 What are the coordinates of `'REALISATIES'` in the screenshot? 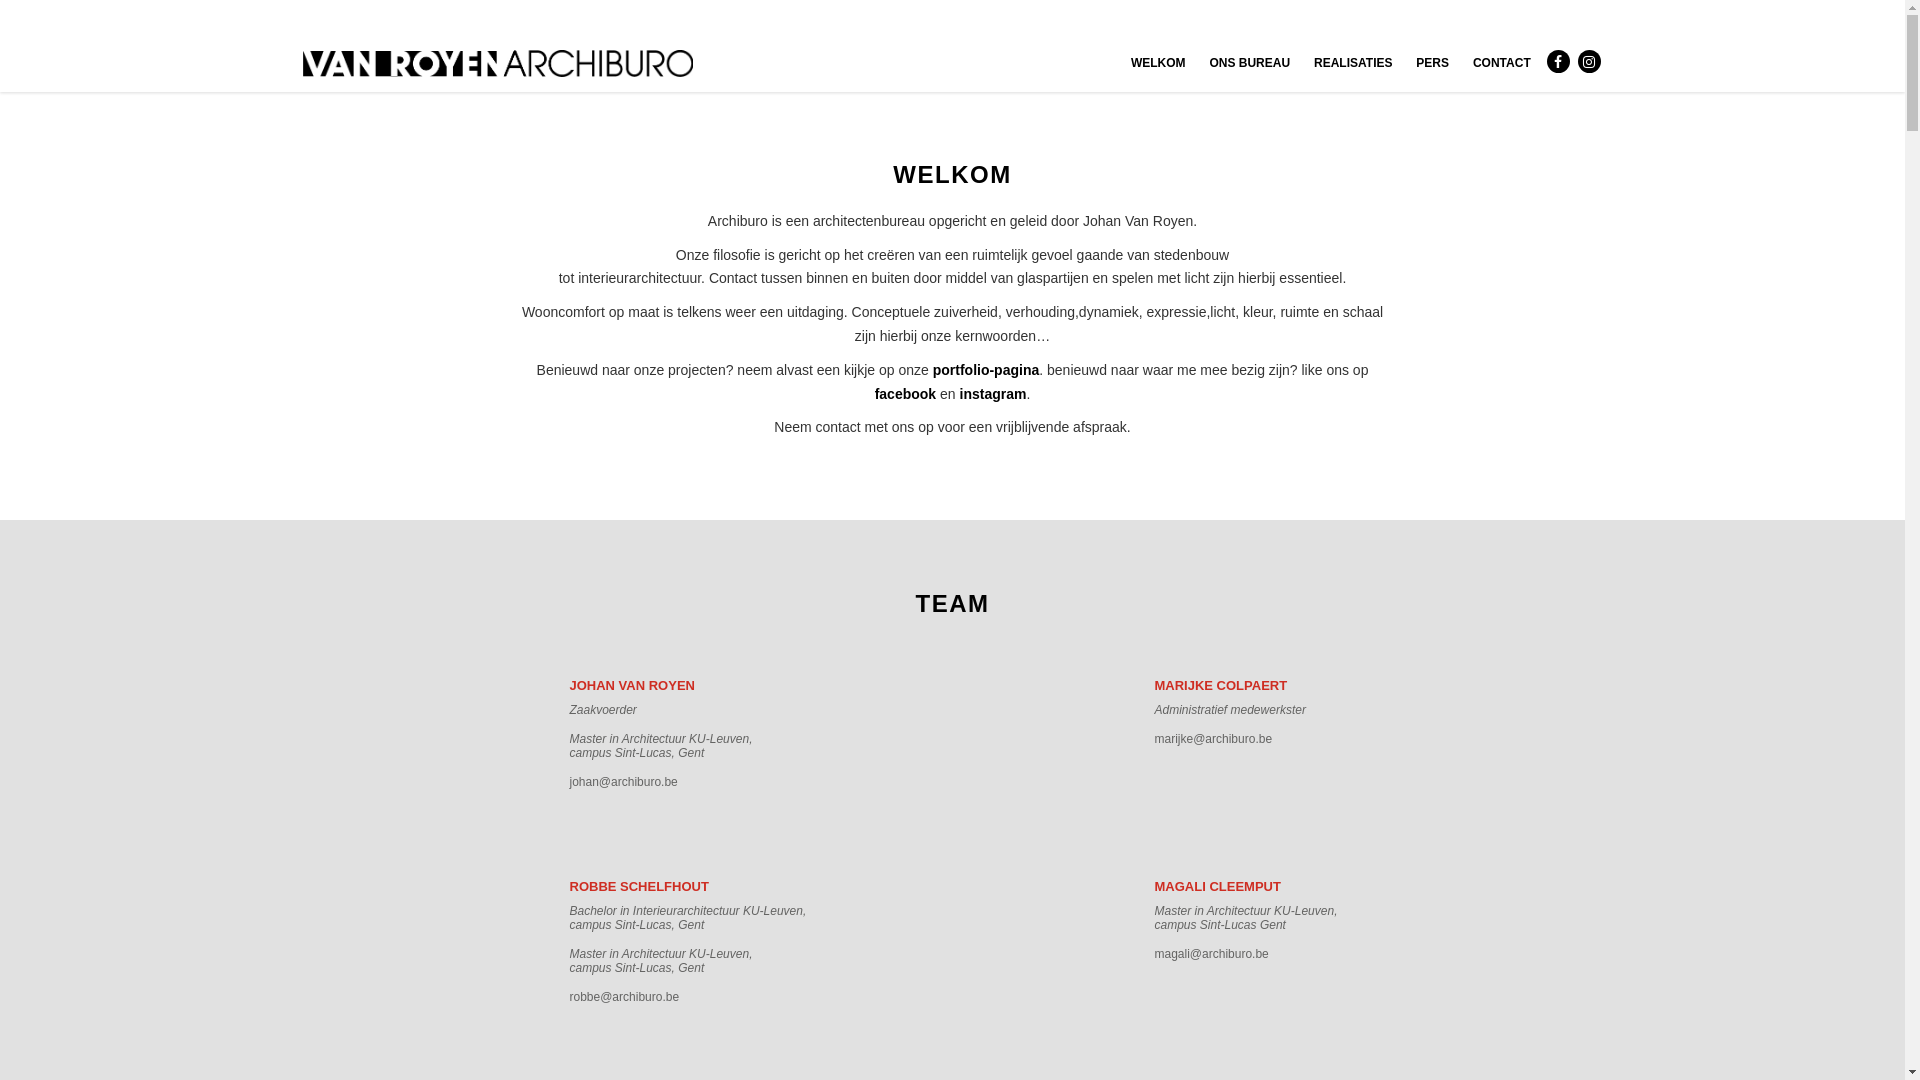 It's located at (1353, 62).